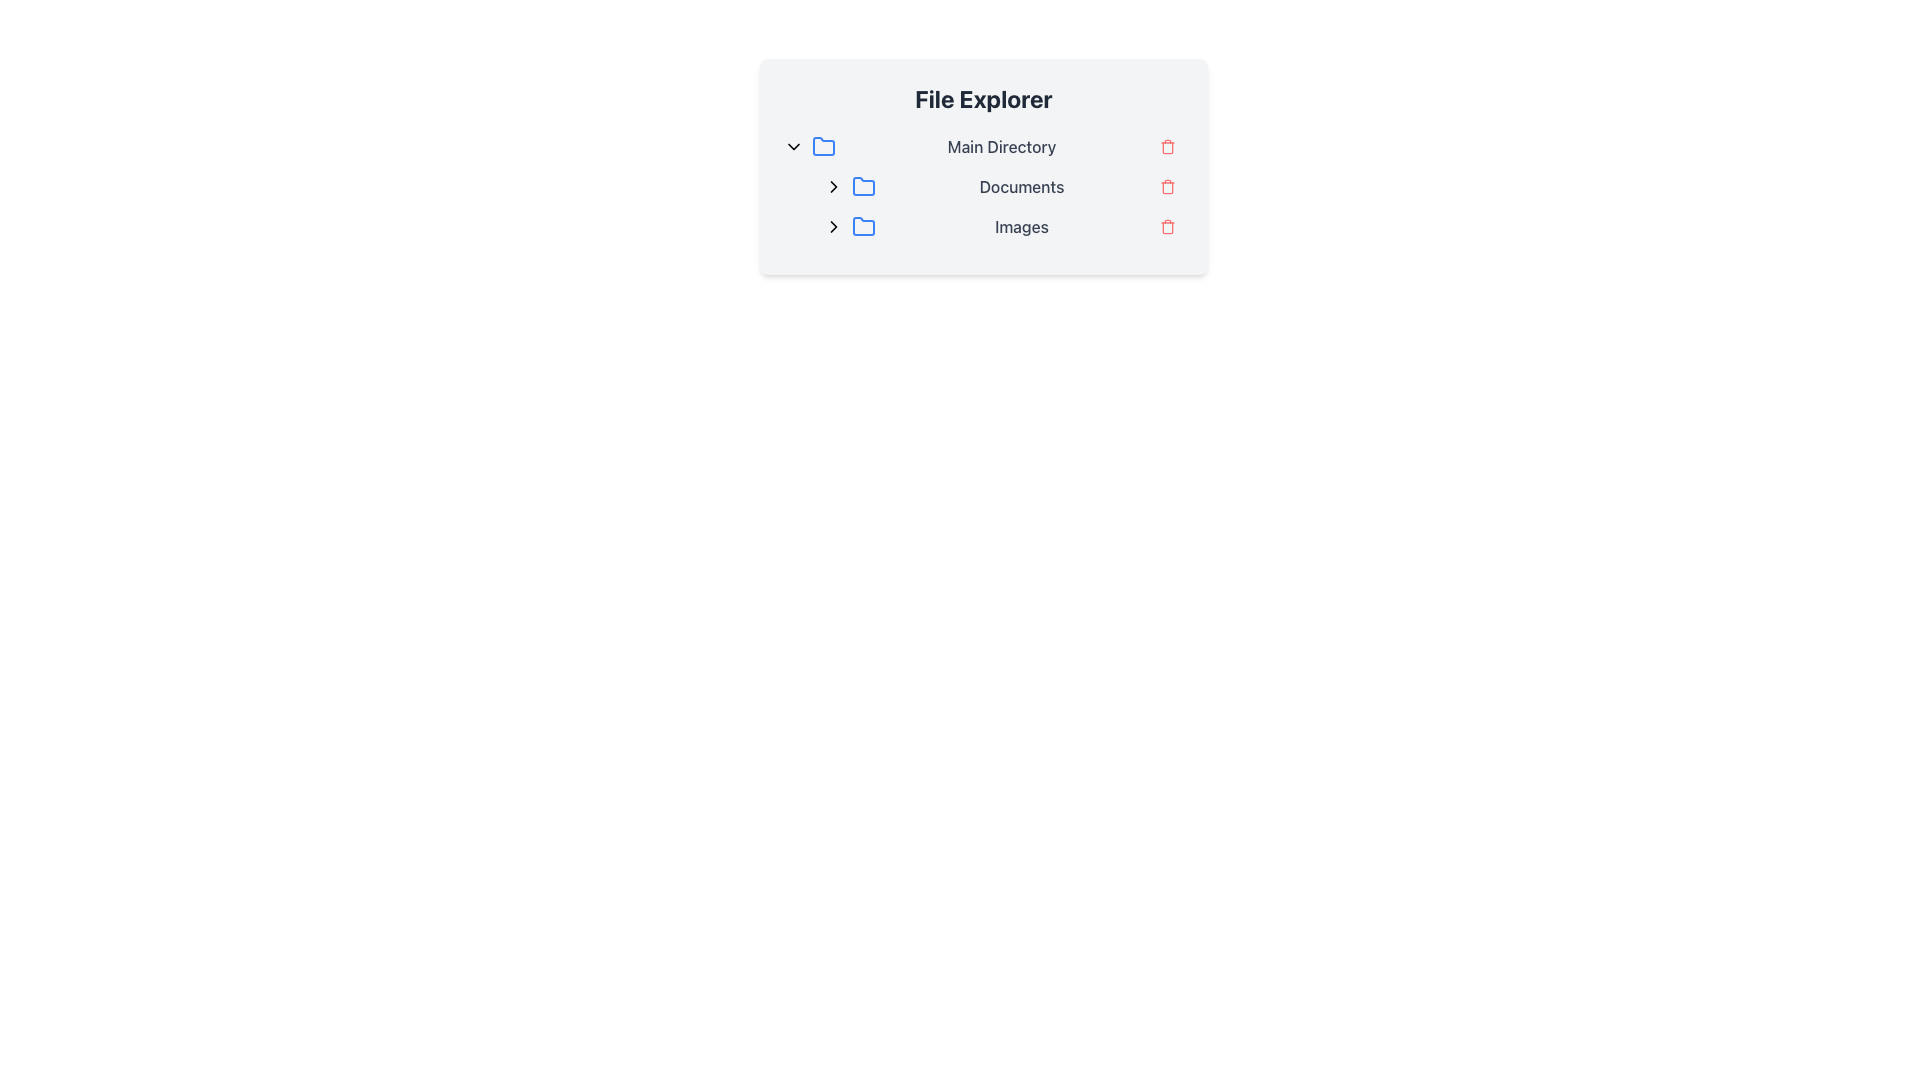 This screenshot has width=1920, height=1080. I want to click on the folder icon with a blue outline located to the left of the 'Main Directory' label in the file explorer interface, so click(824, 145).